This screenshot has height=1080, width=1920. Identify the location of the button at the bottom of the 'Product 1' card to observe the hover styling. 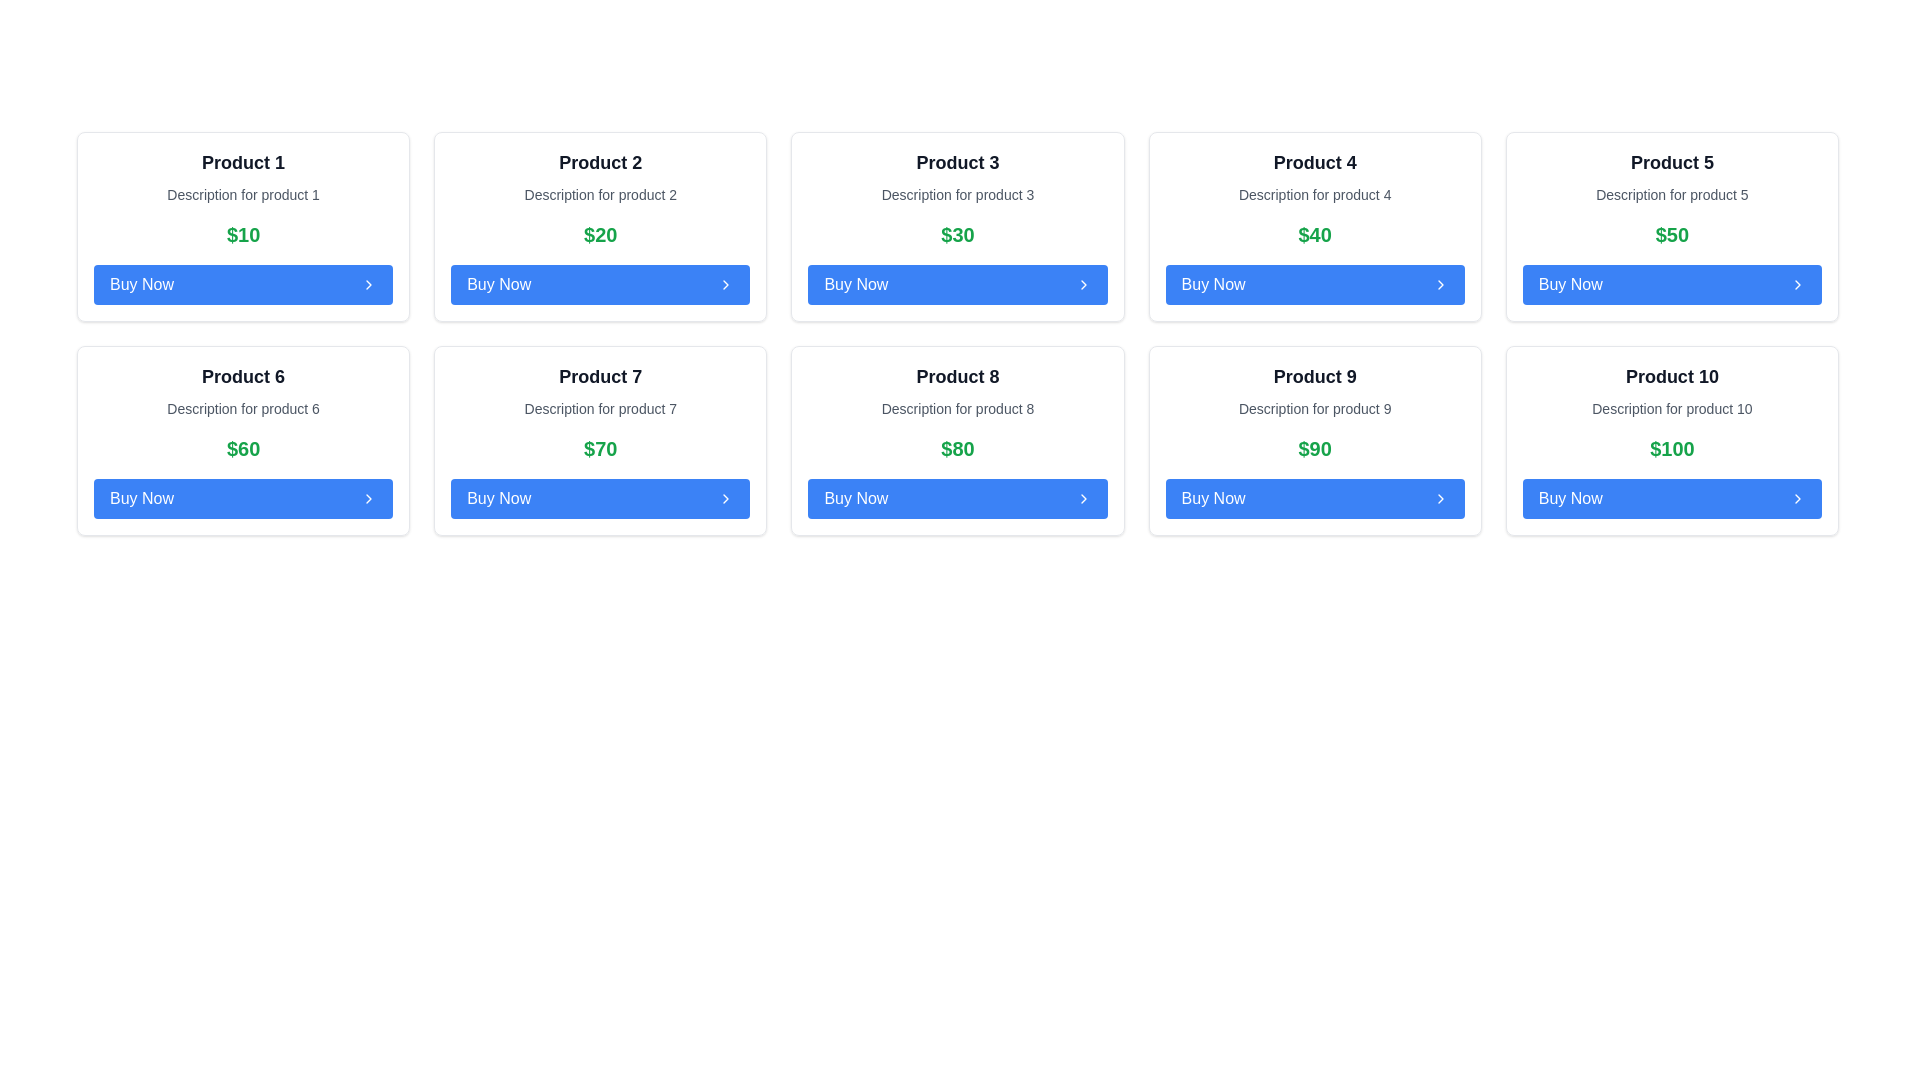
(242, 285).